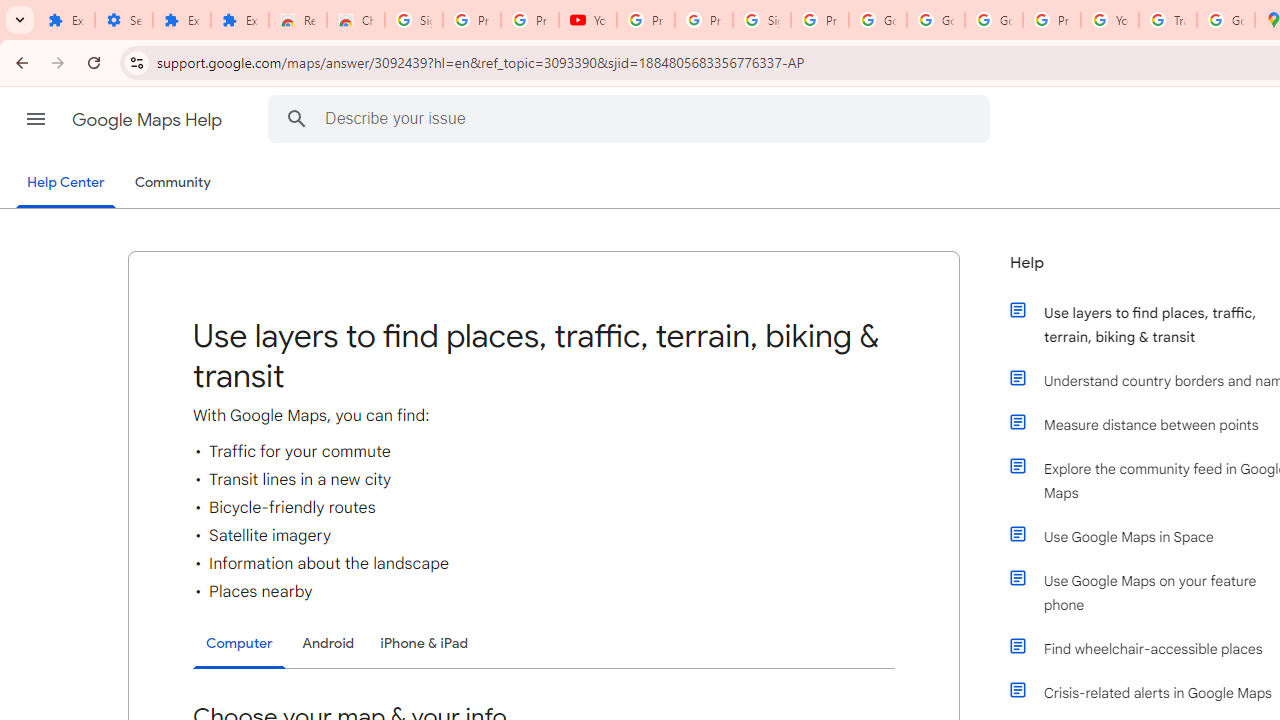  I want to click on 'Settings', so click(123, 20).